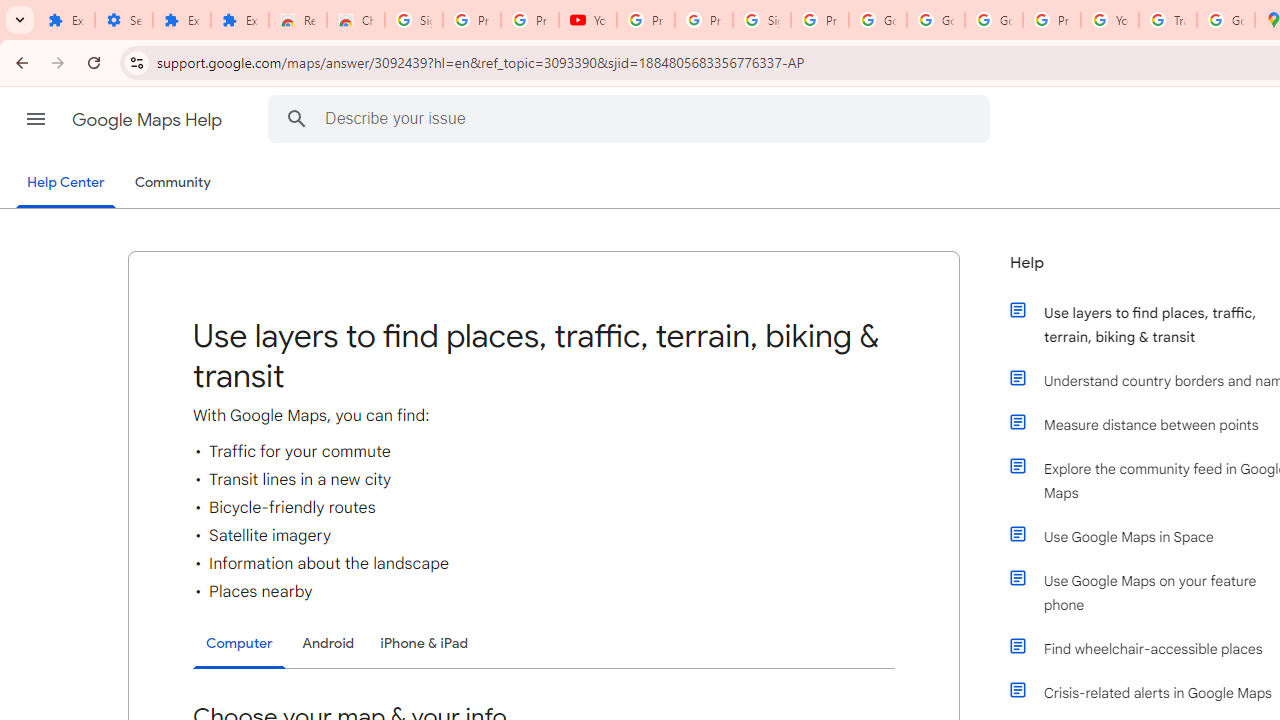  I want to click on 'Settings', so click(123, 20).